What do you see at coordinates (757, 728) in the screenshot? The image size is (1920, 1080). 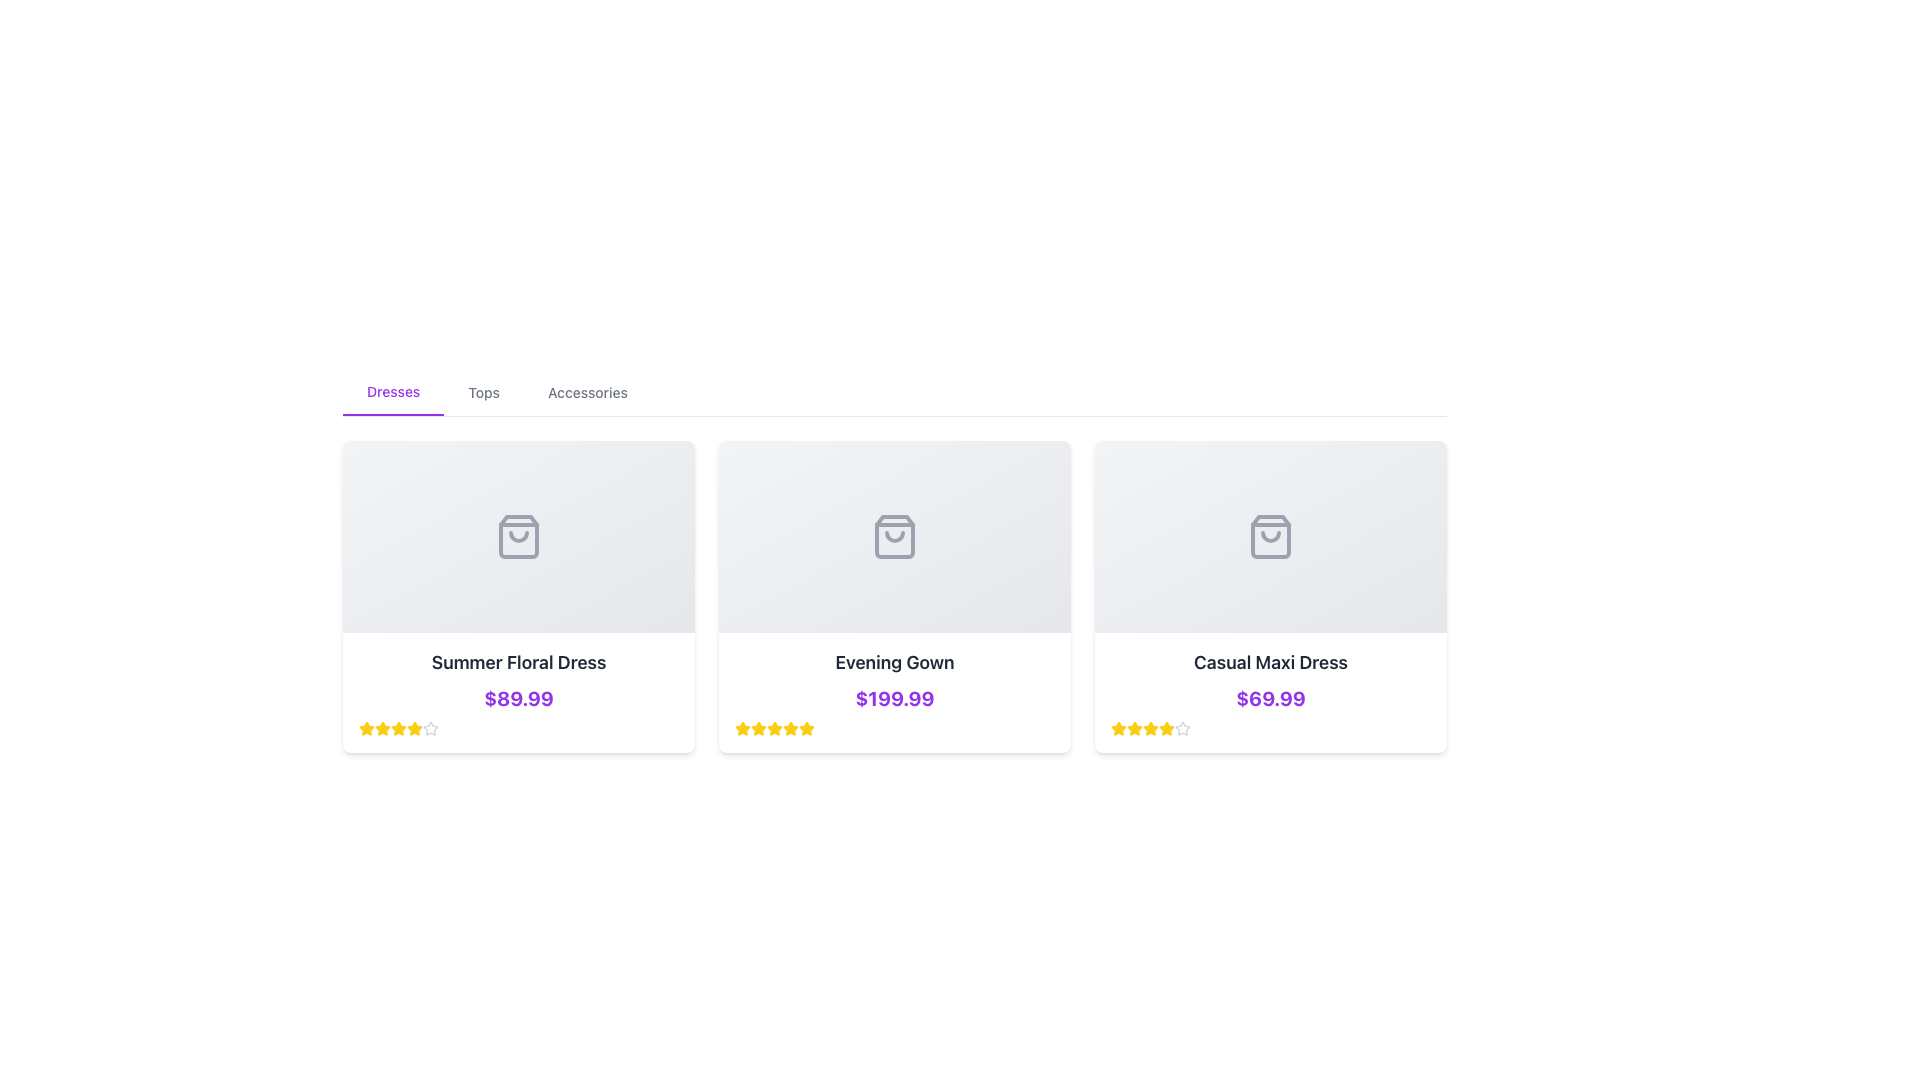 I see `the visual state of the second star icon in the five-star rating system located under the 'Evening Gown' card in the second column of the product grid` at bounding box center [757, 728].